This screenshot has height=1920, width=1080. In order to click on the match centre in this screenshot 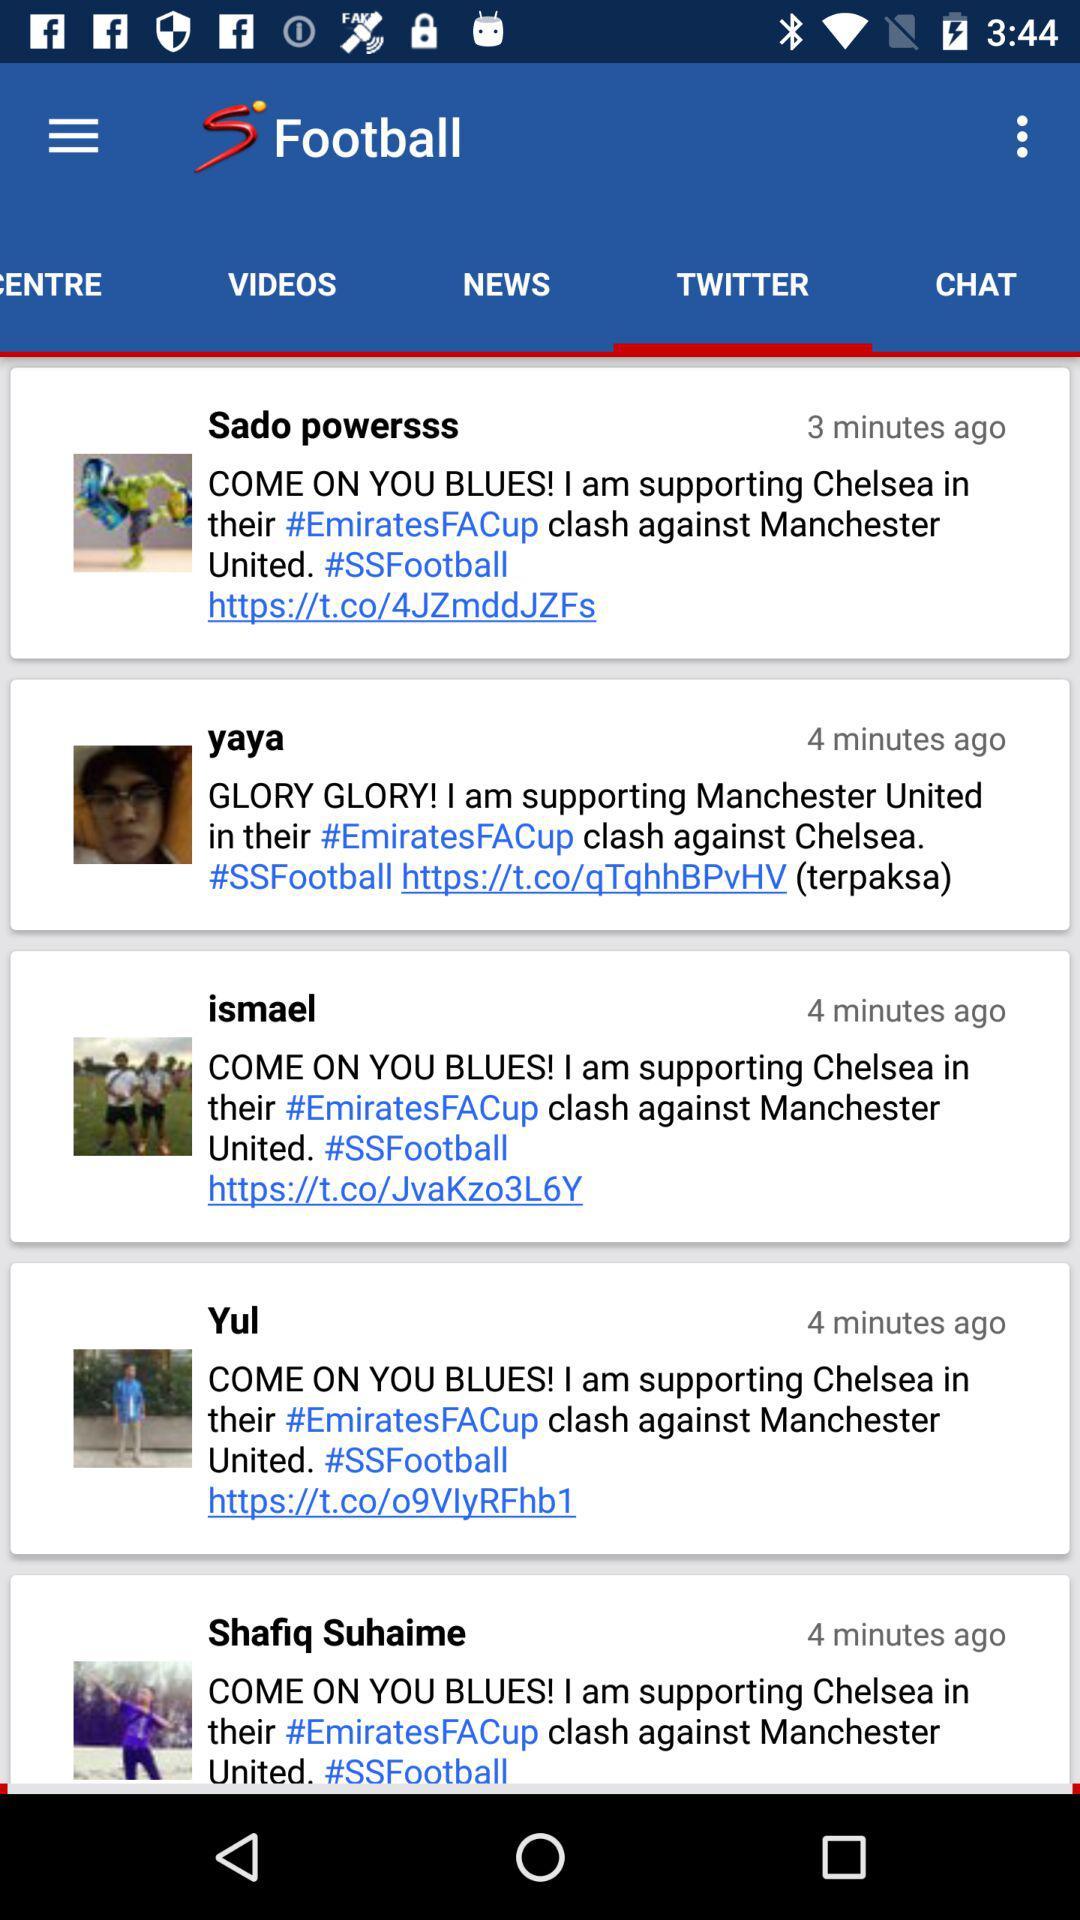, I will do `click(81, 282)`.